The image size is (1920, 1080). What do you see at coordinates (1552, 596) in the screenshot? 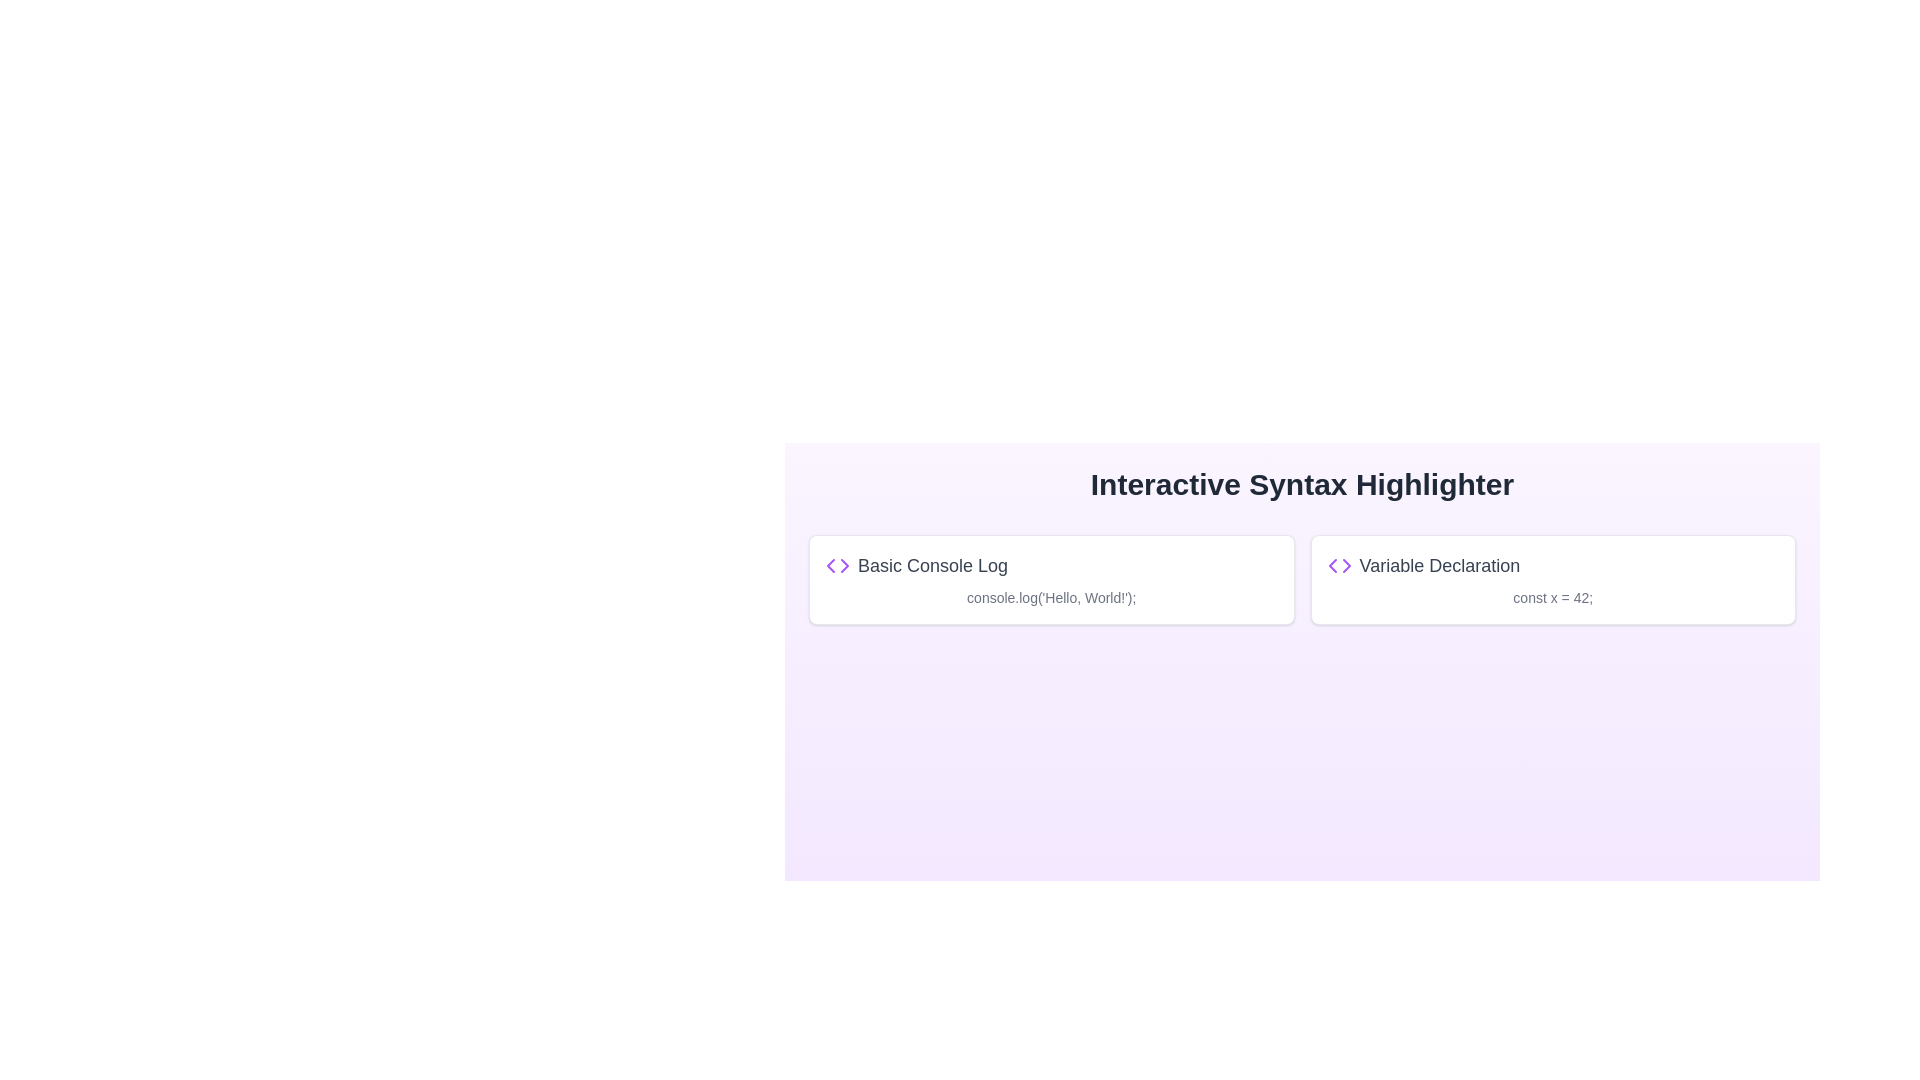
I see `text content of the small-sized gray text displaying 'const x = 42;' located below the title 'Variable Declaration'` at bounding box center [1552, 596].